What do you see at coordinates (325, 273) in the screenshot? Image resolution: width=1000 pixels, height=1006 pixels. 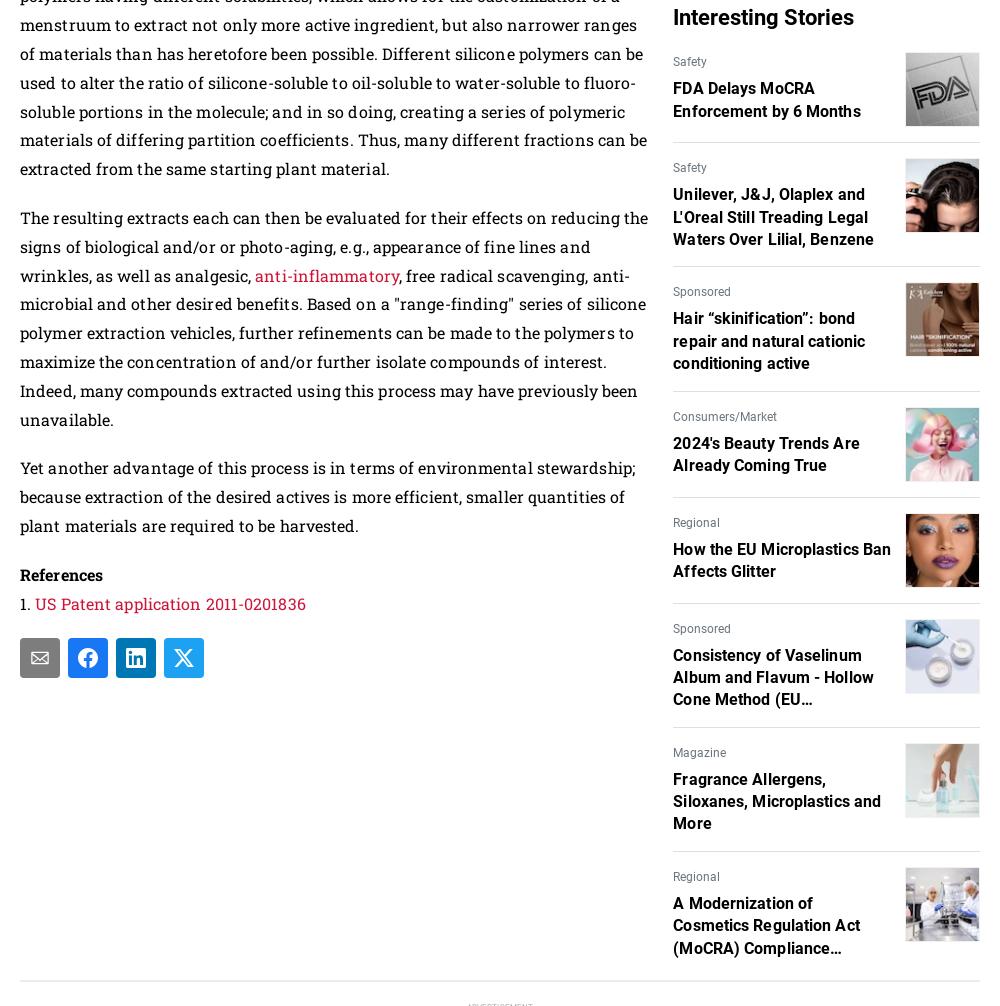 I see `'anti-inflammatory'` at bounding box center [325, 273].